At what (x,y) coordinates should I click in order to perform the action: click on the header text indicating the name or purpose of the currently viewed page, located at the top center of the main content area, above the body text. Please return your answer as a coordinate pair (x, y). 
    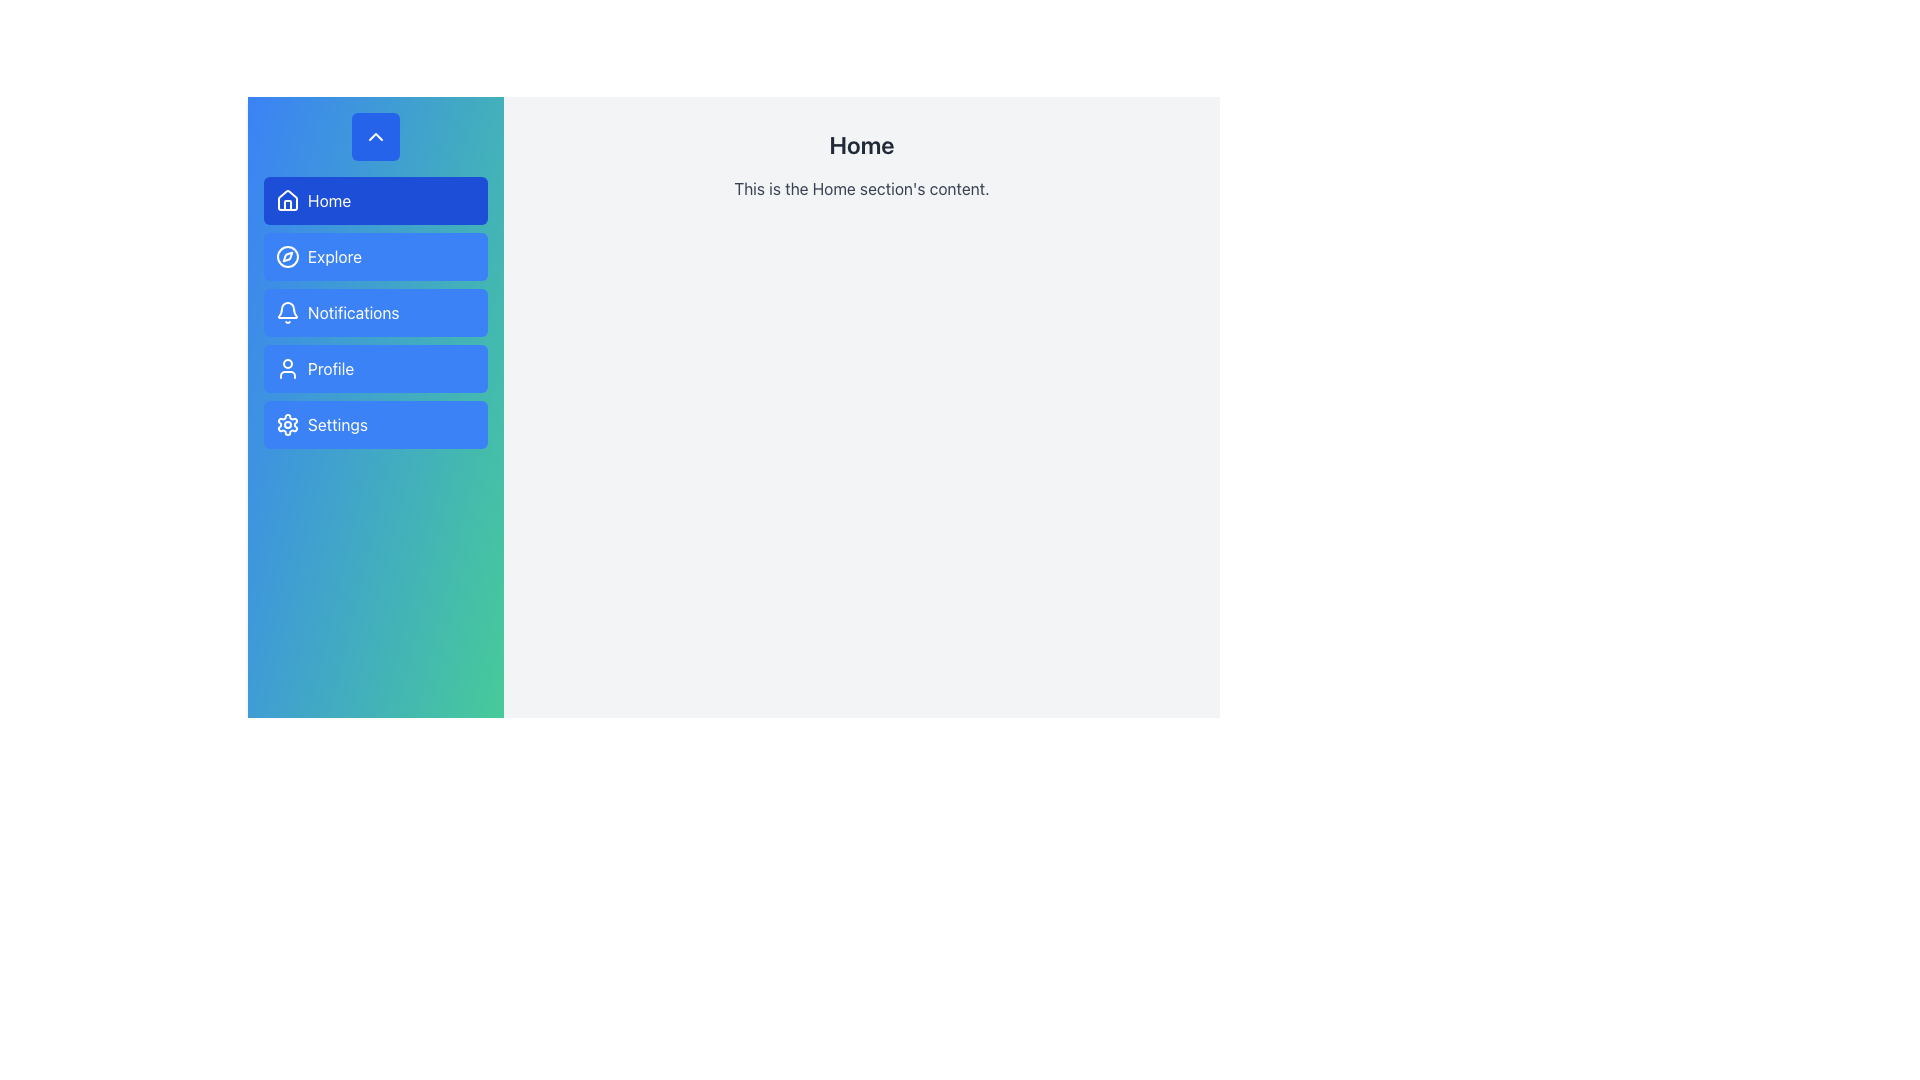
    Looking at the image, I should click on (862, 144).